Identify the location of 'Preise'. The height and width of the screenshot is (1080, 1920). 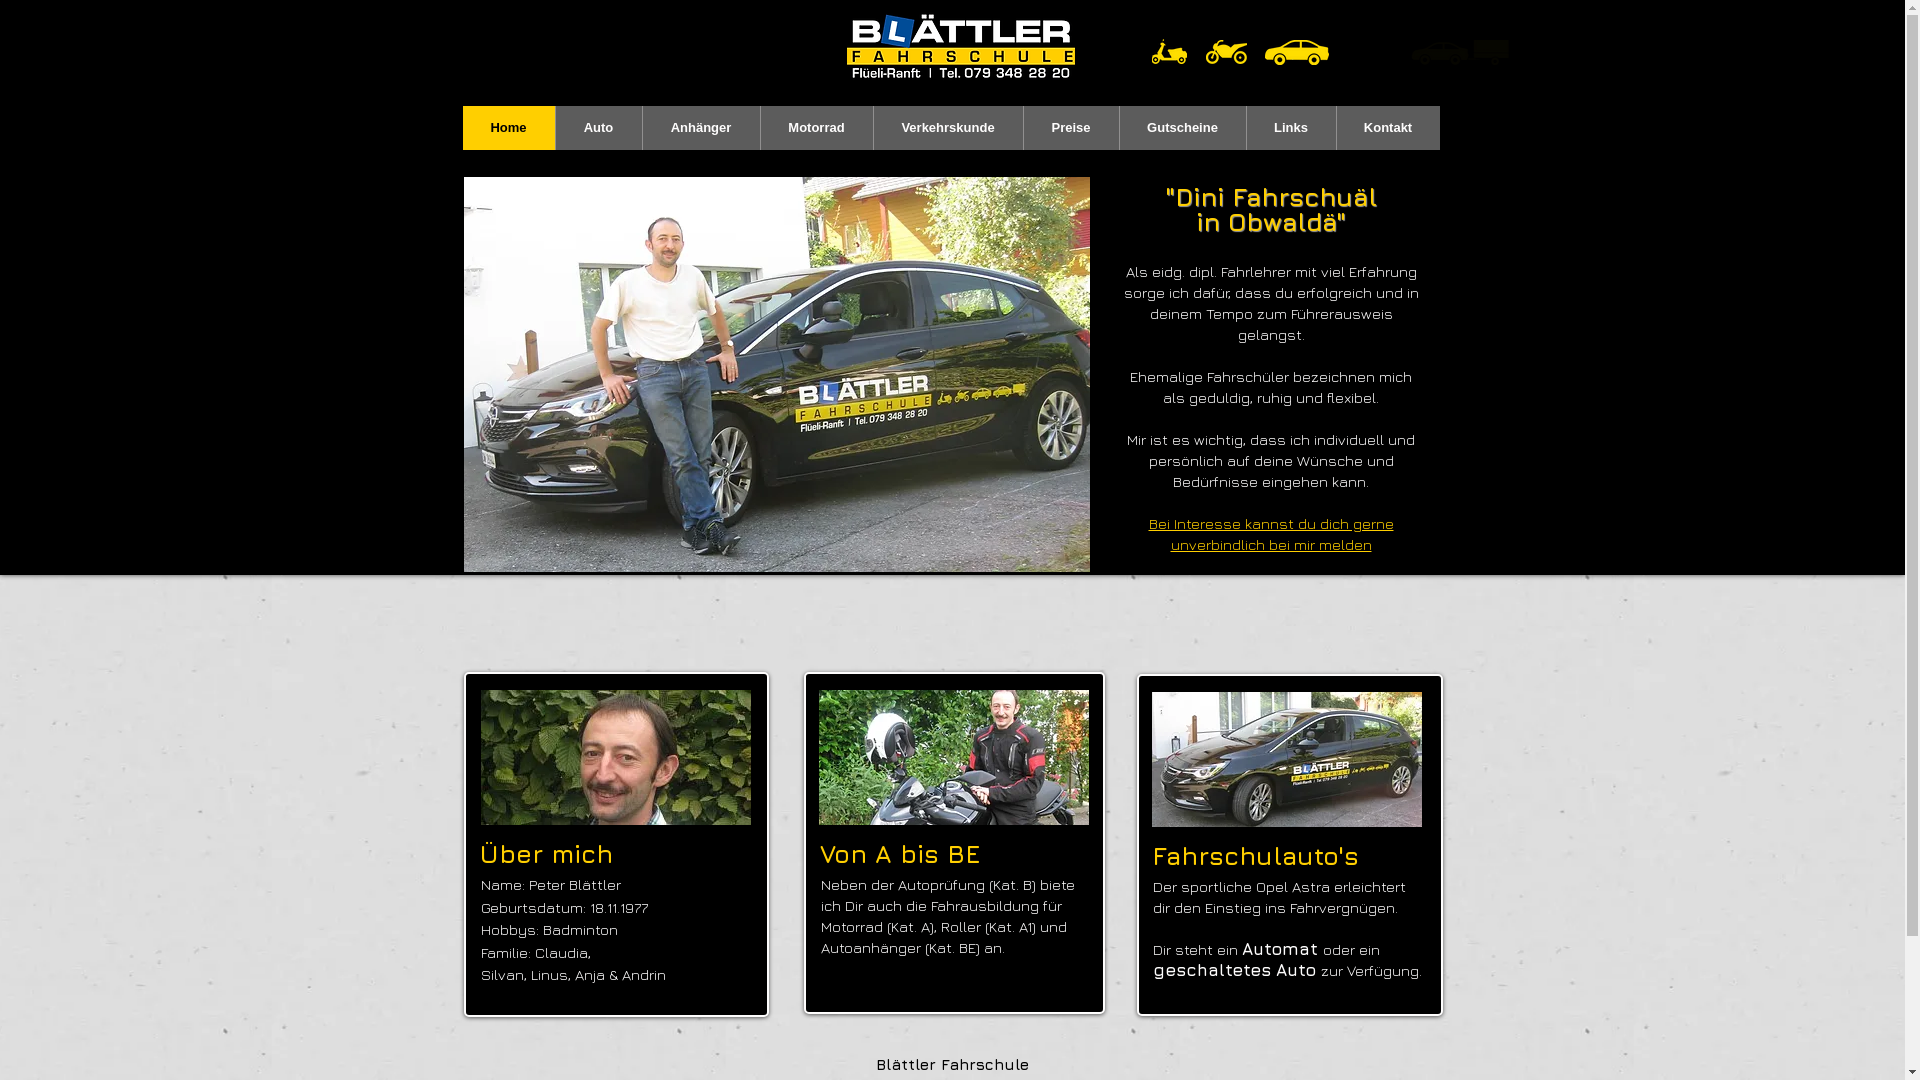
(1069, 127).